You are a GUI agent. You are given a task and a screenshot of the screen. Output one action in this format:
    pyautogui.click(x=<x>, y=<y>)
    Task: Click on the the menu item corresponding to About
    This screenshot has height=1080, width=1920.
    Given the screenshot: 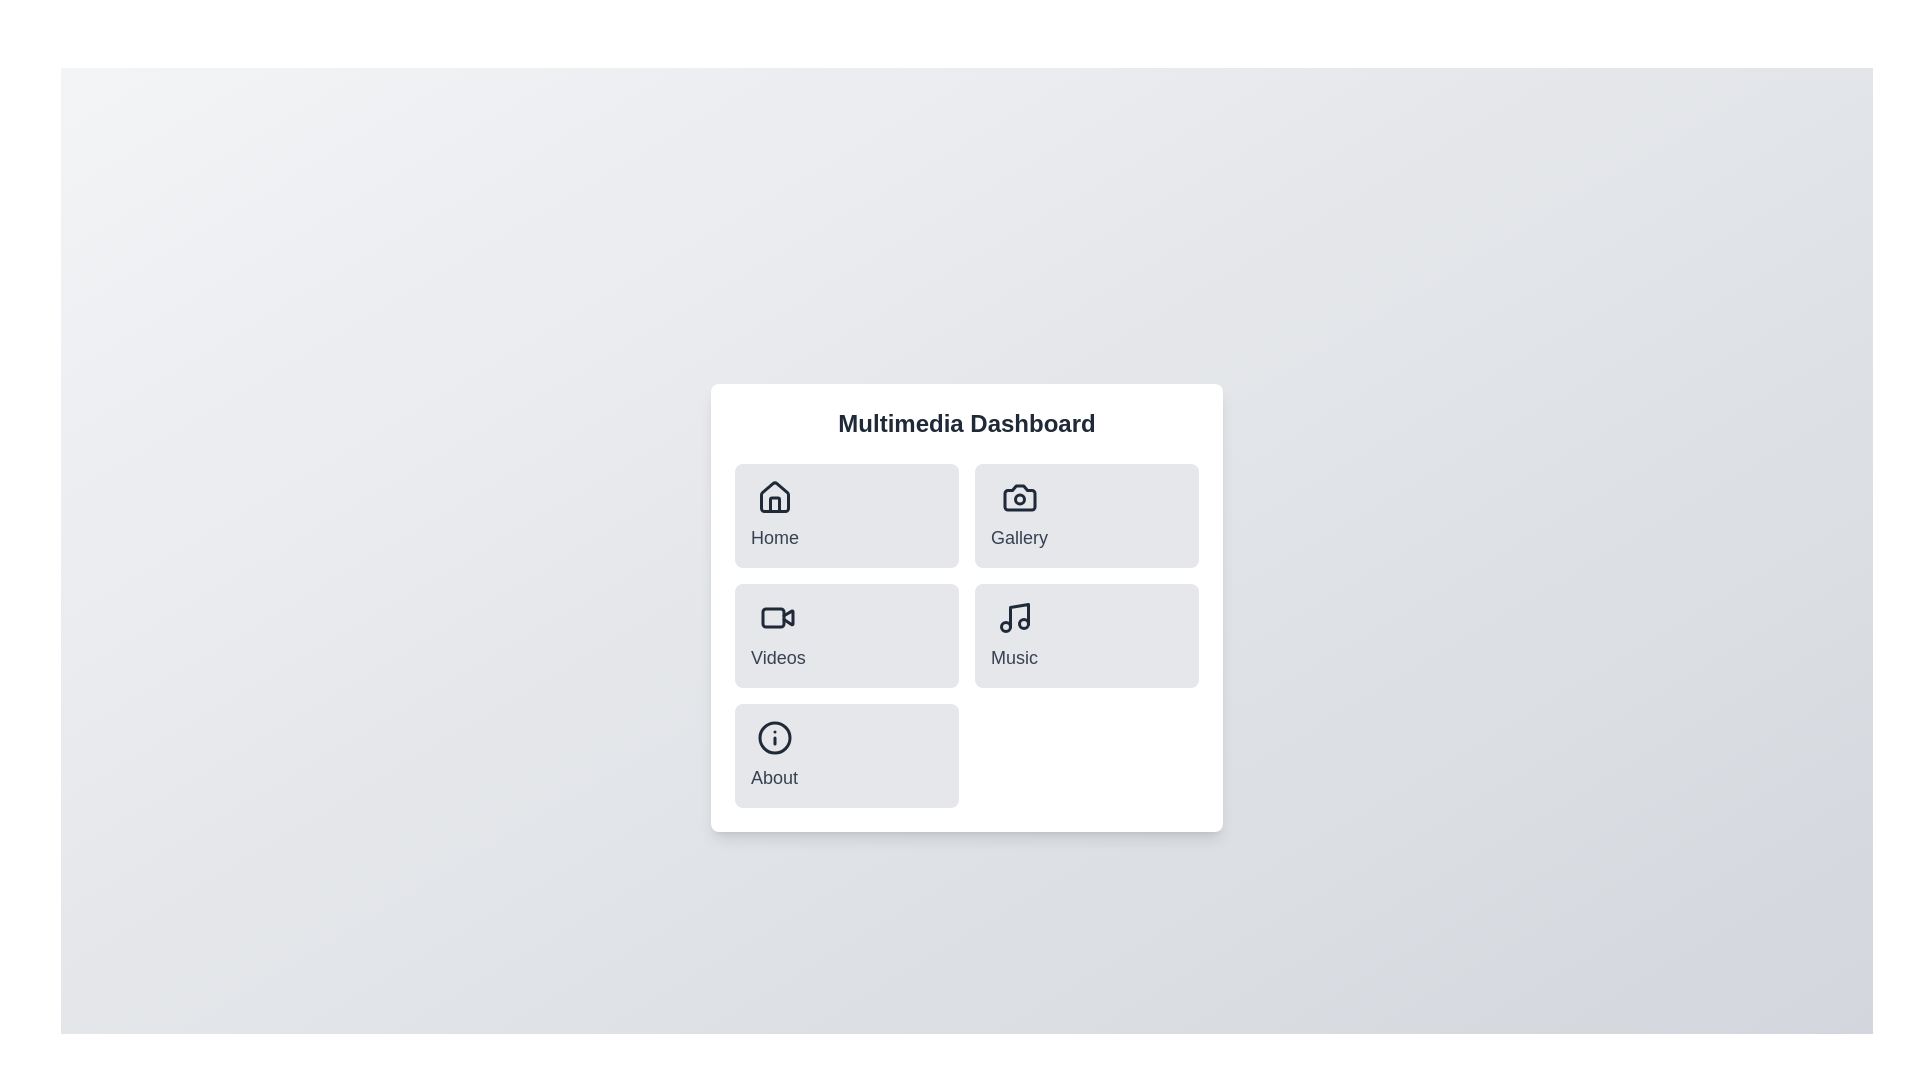 What is the action you would take?
    pyautogui.click(x=772, y=756)
    